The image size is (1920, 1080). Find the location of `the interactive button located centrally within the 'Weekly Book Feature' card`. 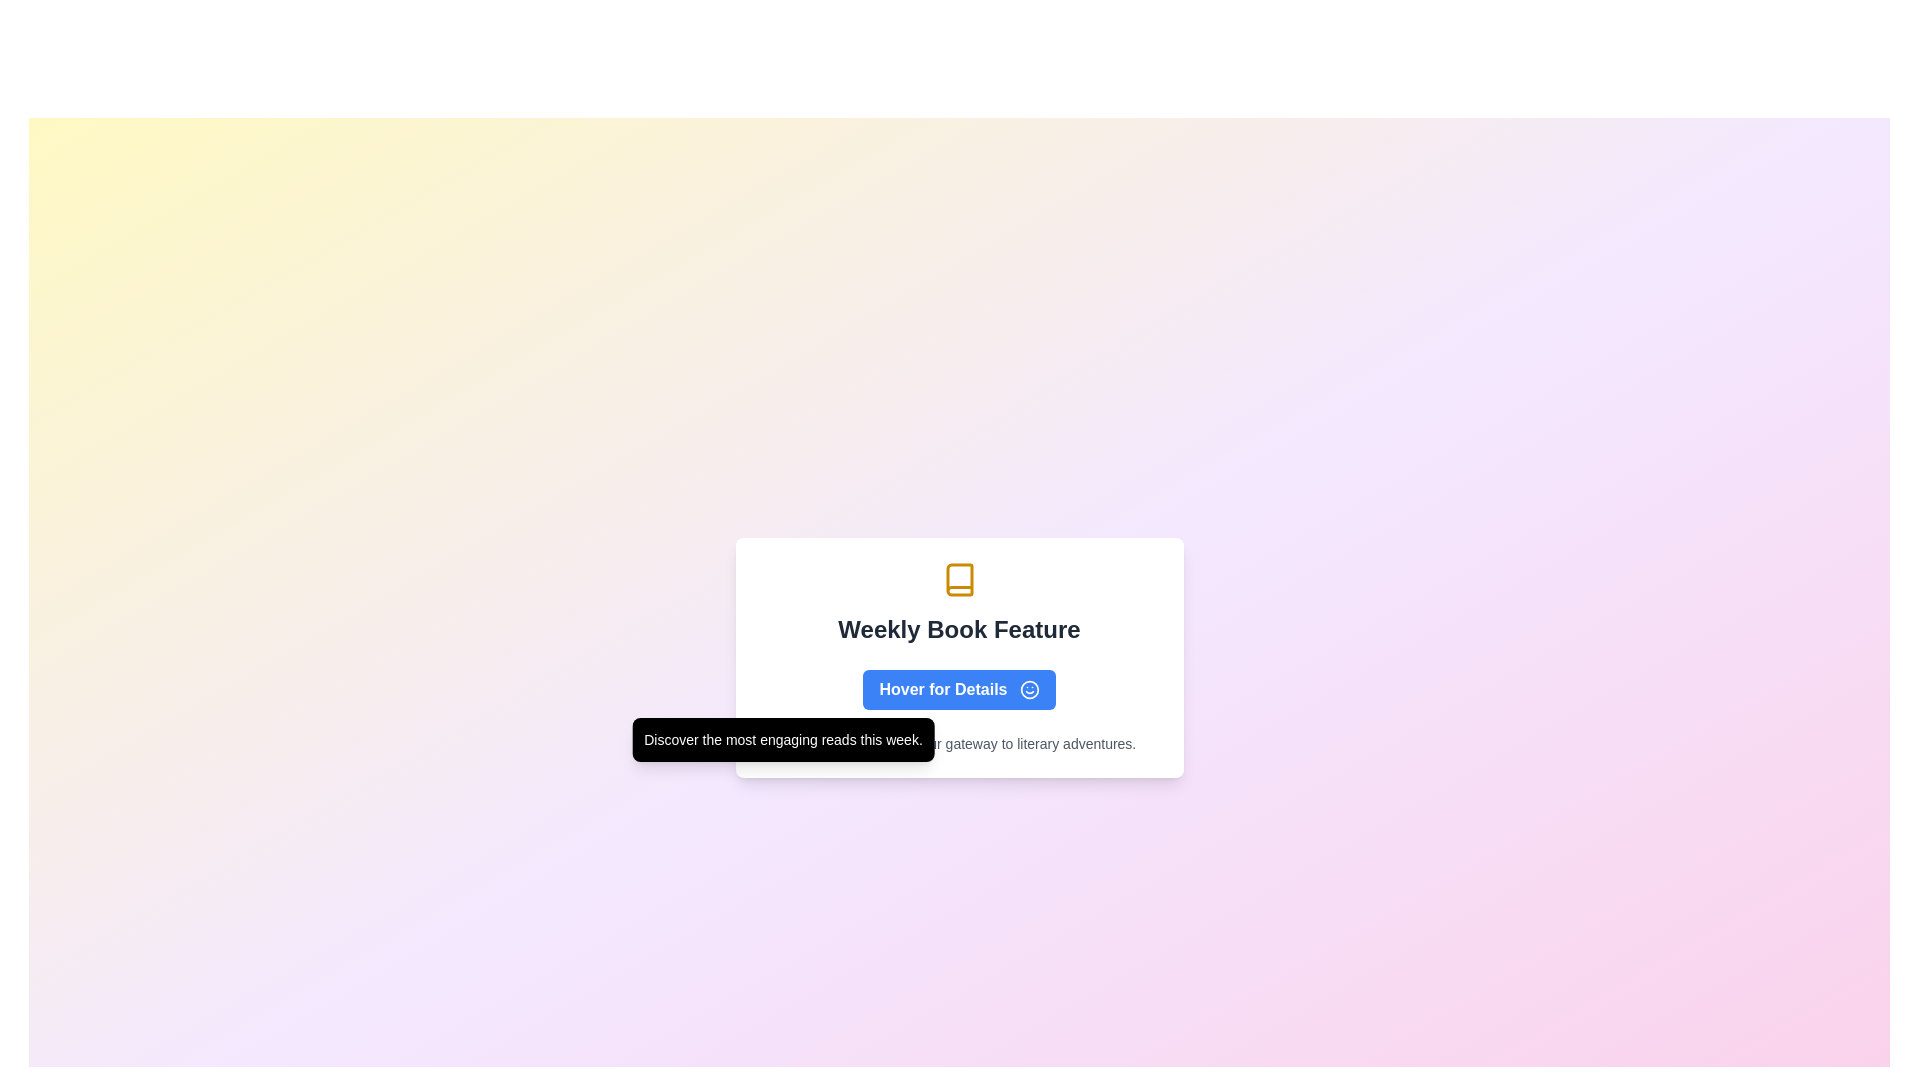

the interactive button located centrally within the 'Weekly Book Feature' card is located at coordinates (958, 689).